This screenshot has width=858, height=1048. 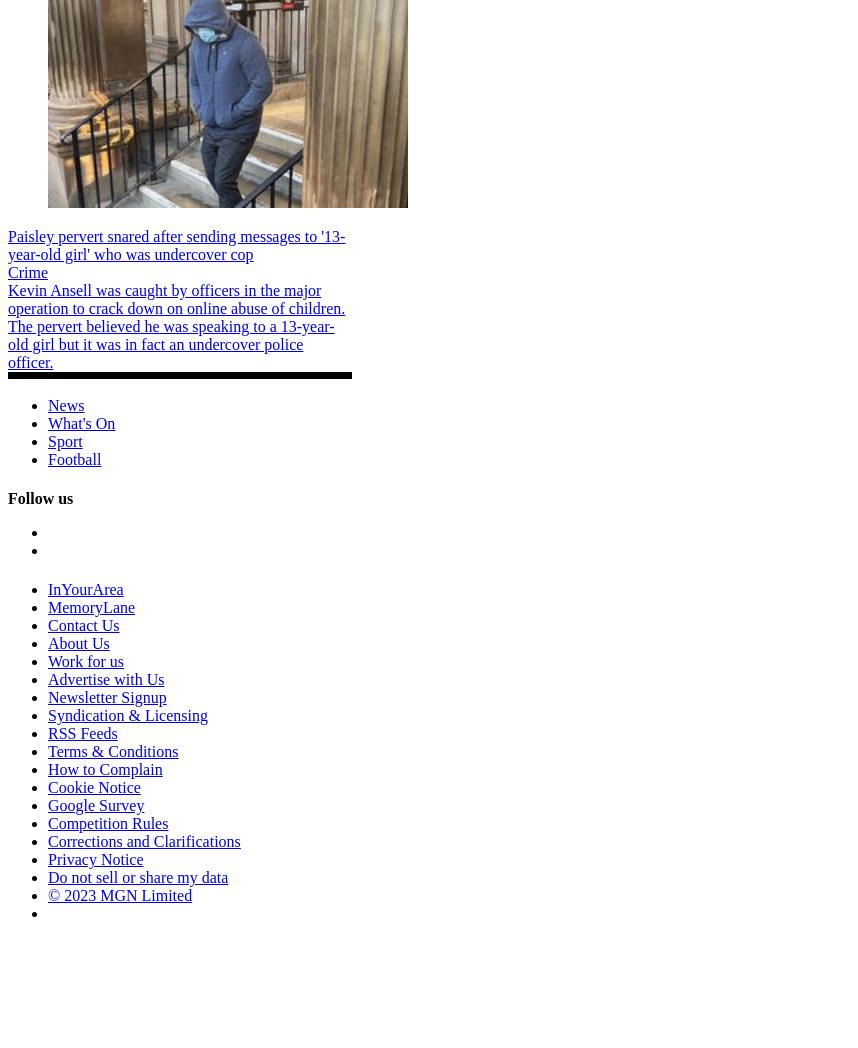 What do you see at coordinates (176, 244) in the screenshot?
I see `'Paisley pervert snared after sending messages to '13-year-old girl' who was undercover cop'` at bounding box center [176, 244].